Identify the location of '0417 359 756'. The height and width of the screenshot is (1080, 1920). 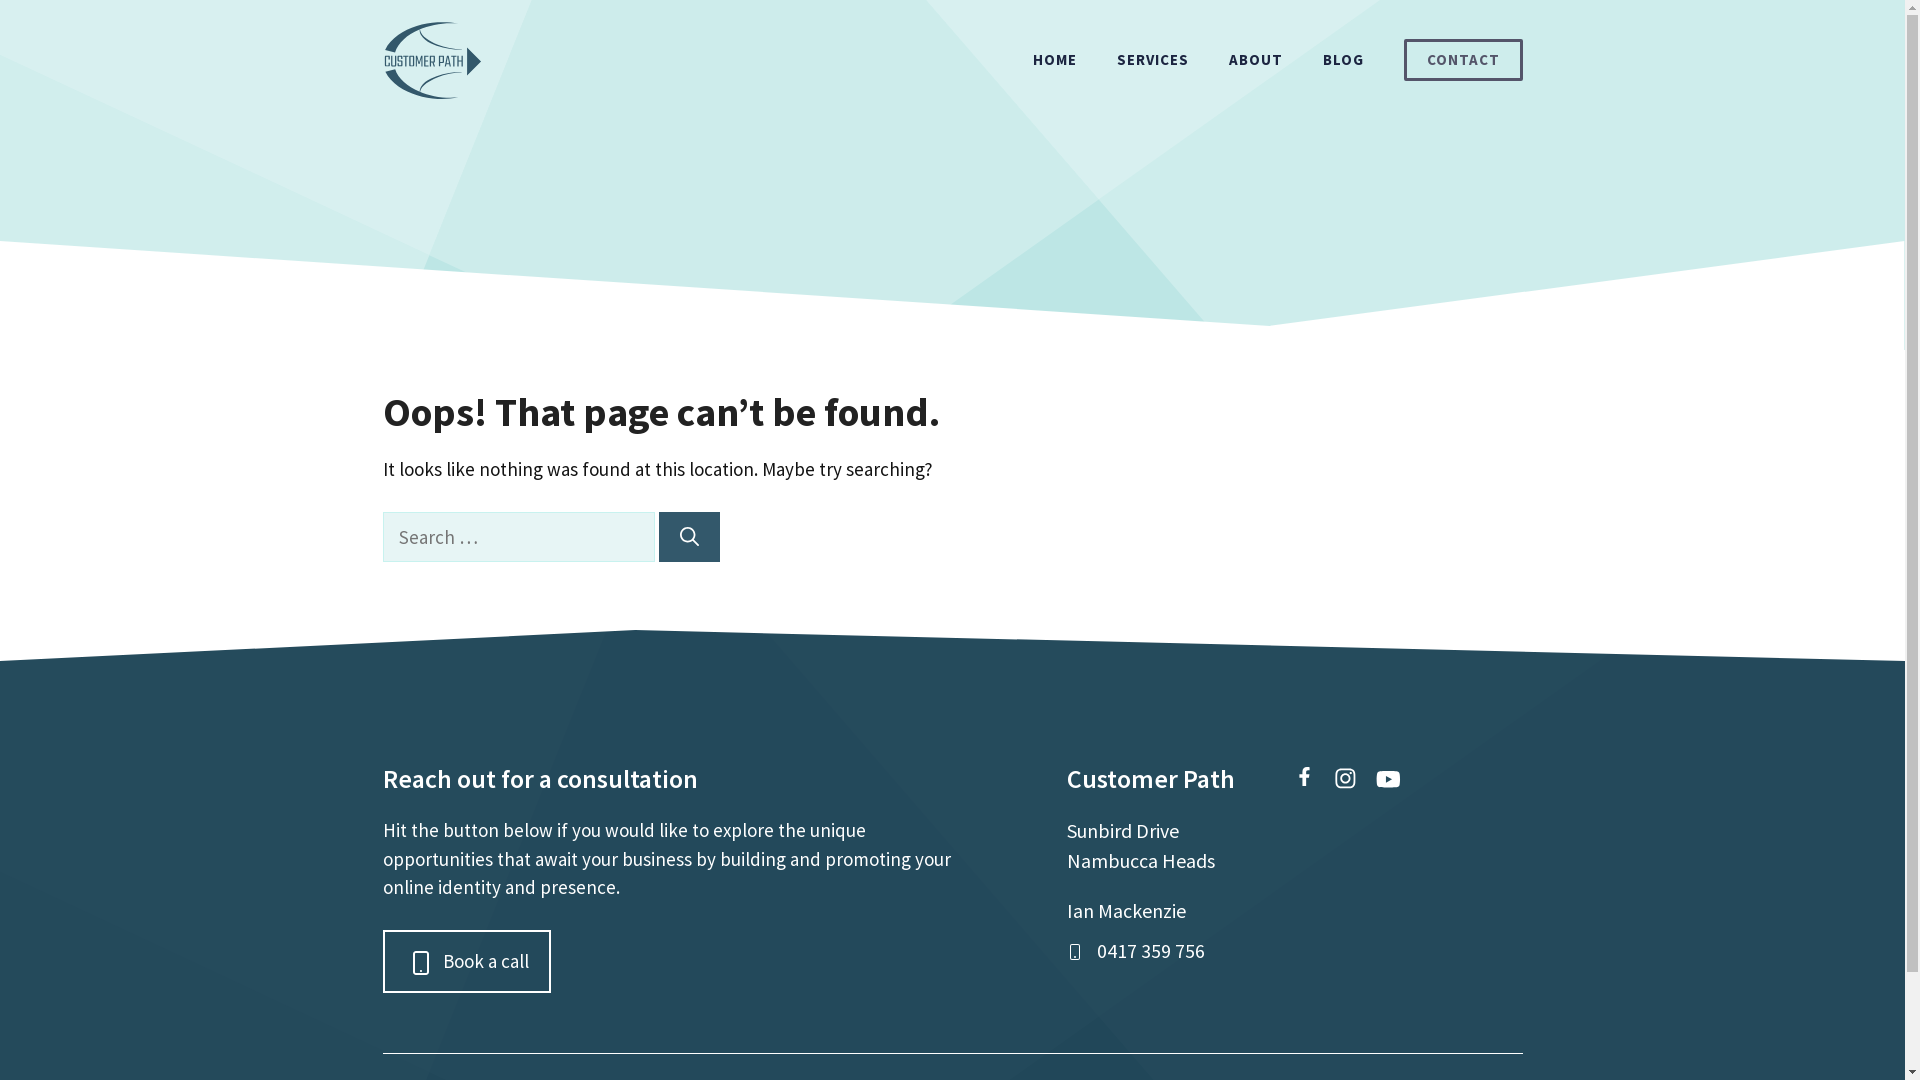
(1150, 949).